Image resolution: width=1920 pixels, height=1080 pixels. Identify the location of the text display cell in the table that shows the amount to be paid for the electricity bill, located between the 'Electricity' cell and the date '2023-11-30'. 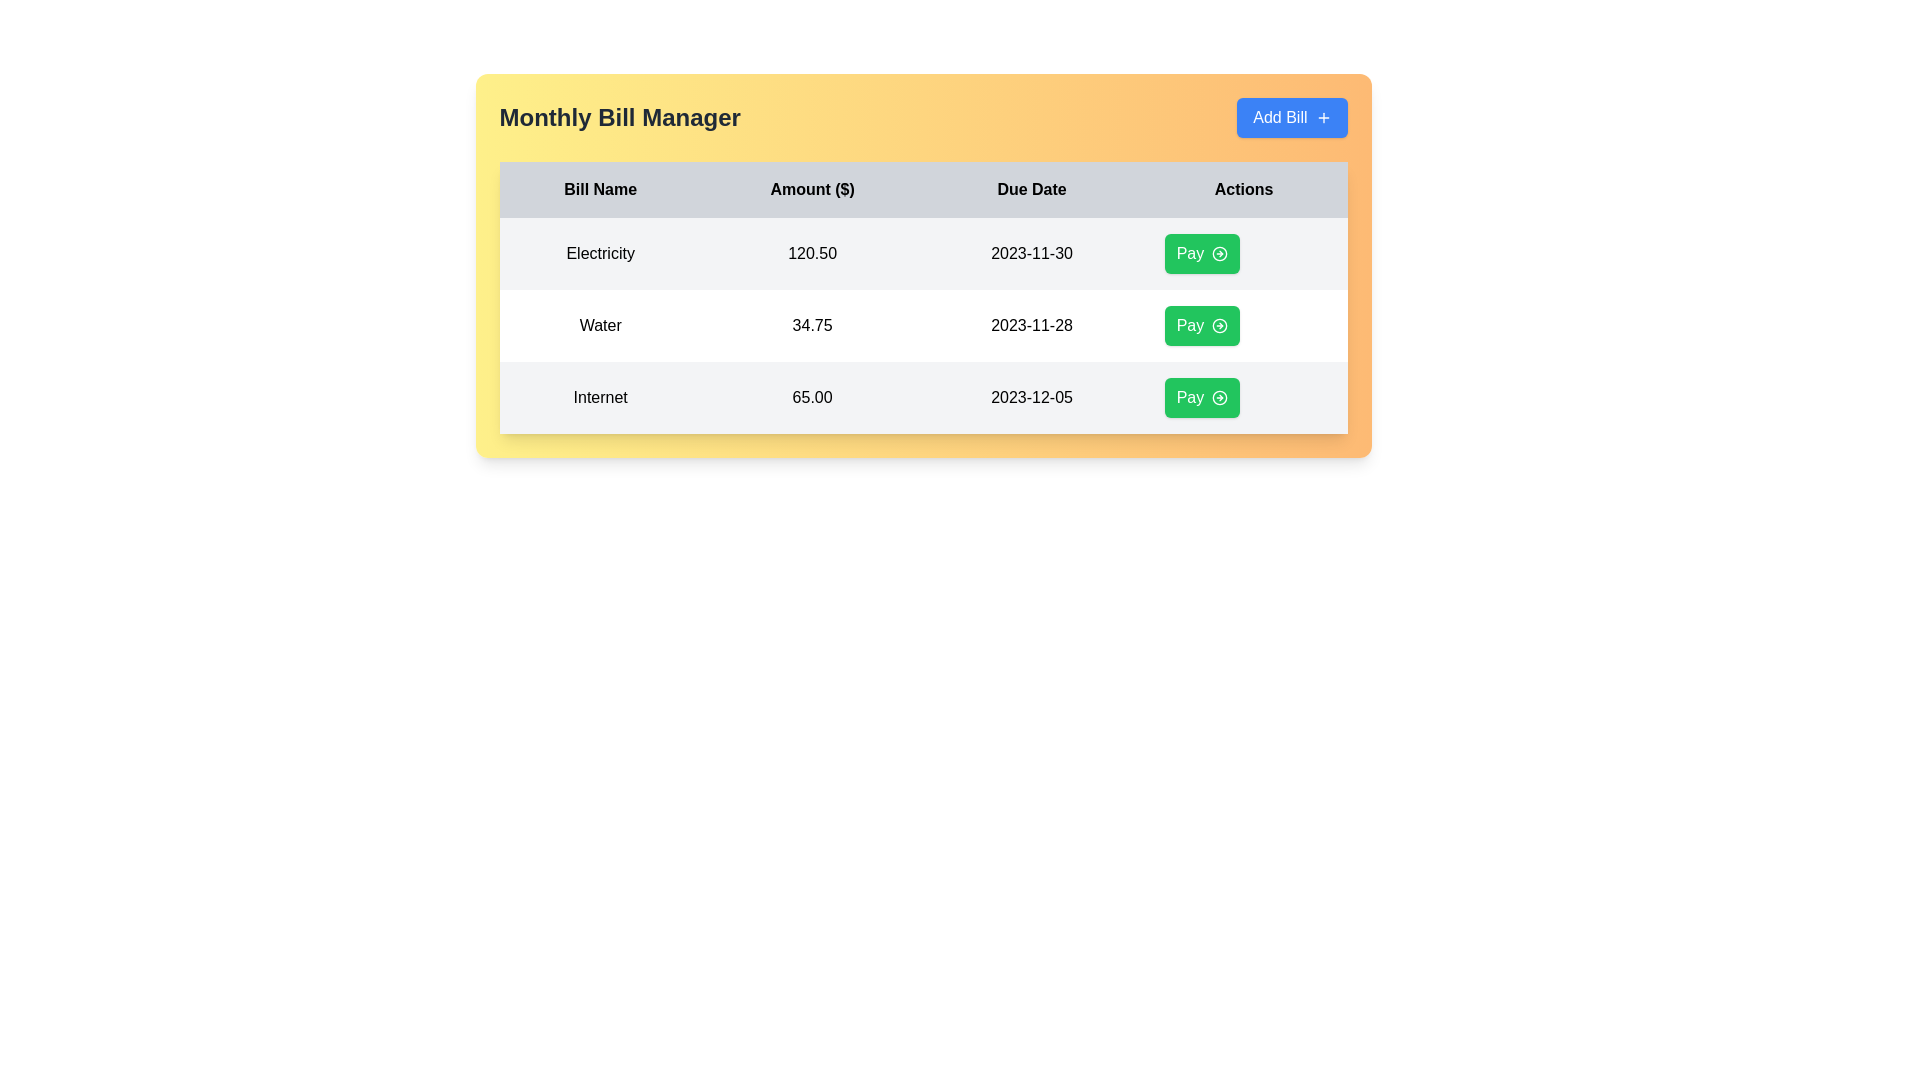
(812, 253).